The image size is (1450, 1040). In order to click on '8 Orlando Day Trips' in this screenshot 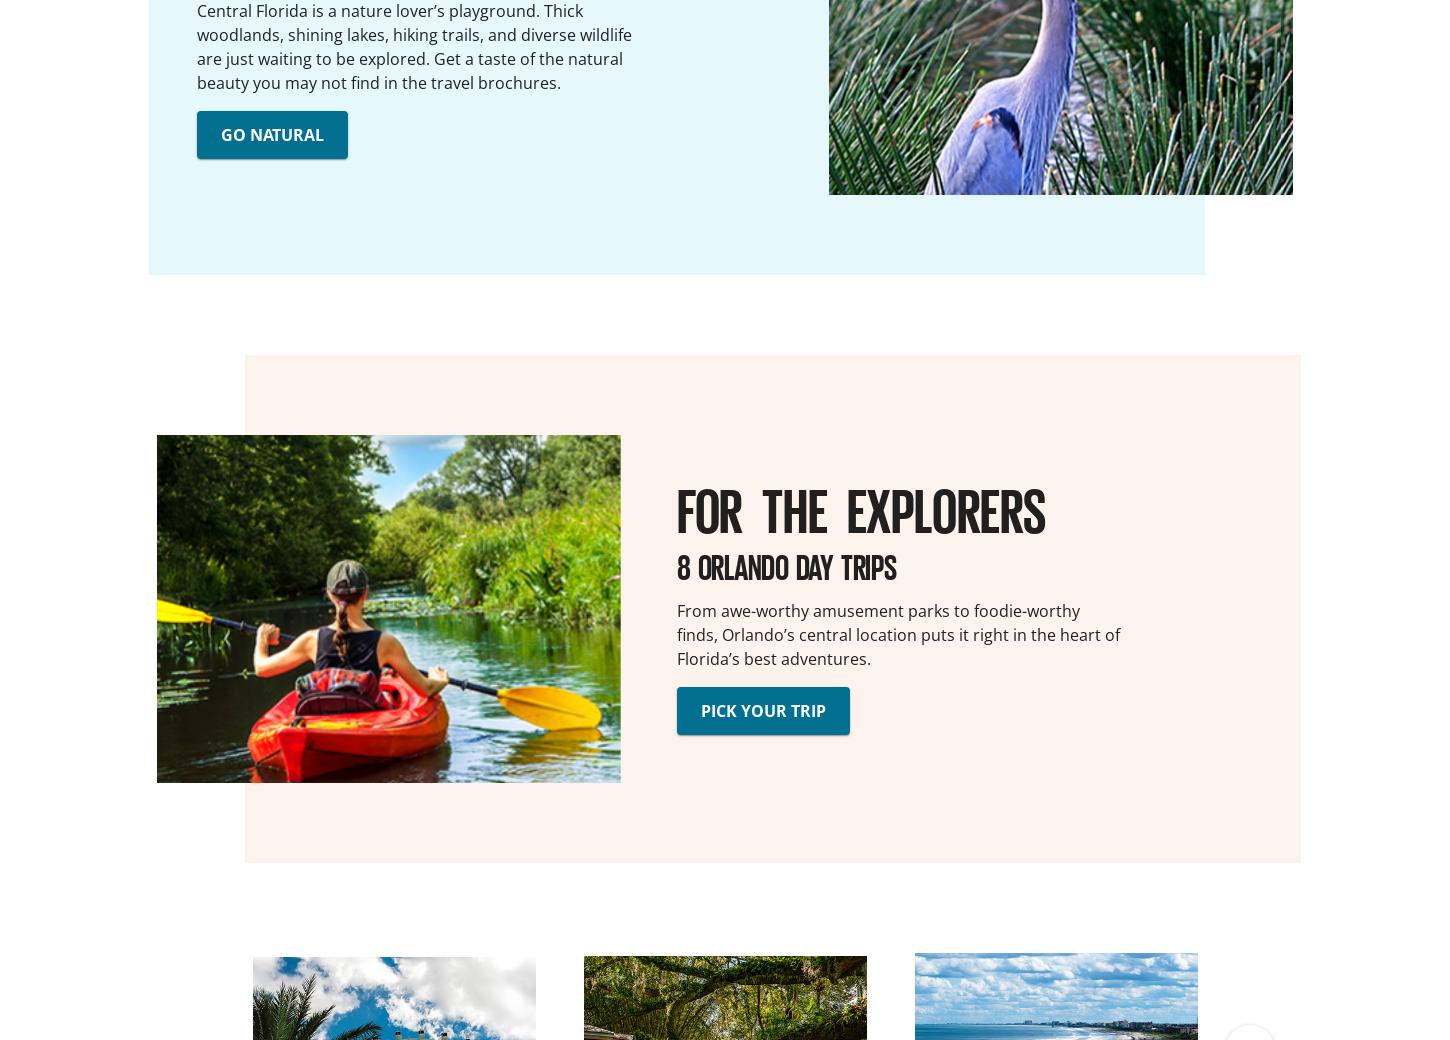, I will do `click(786, 564)`.